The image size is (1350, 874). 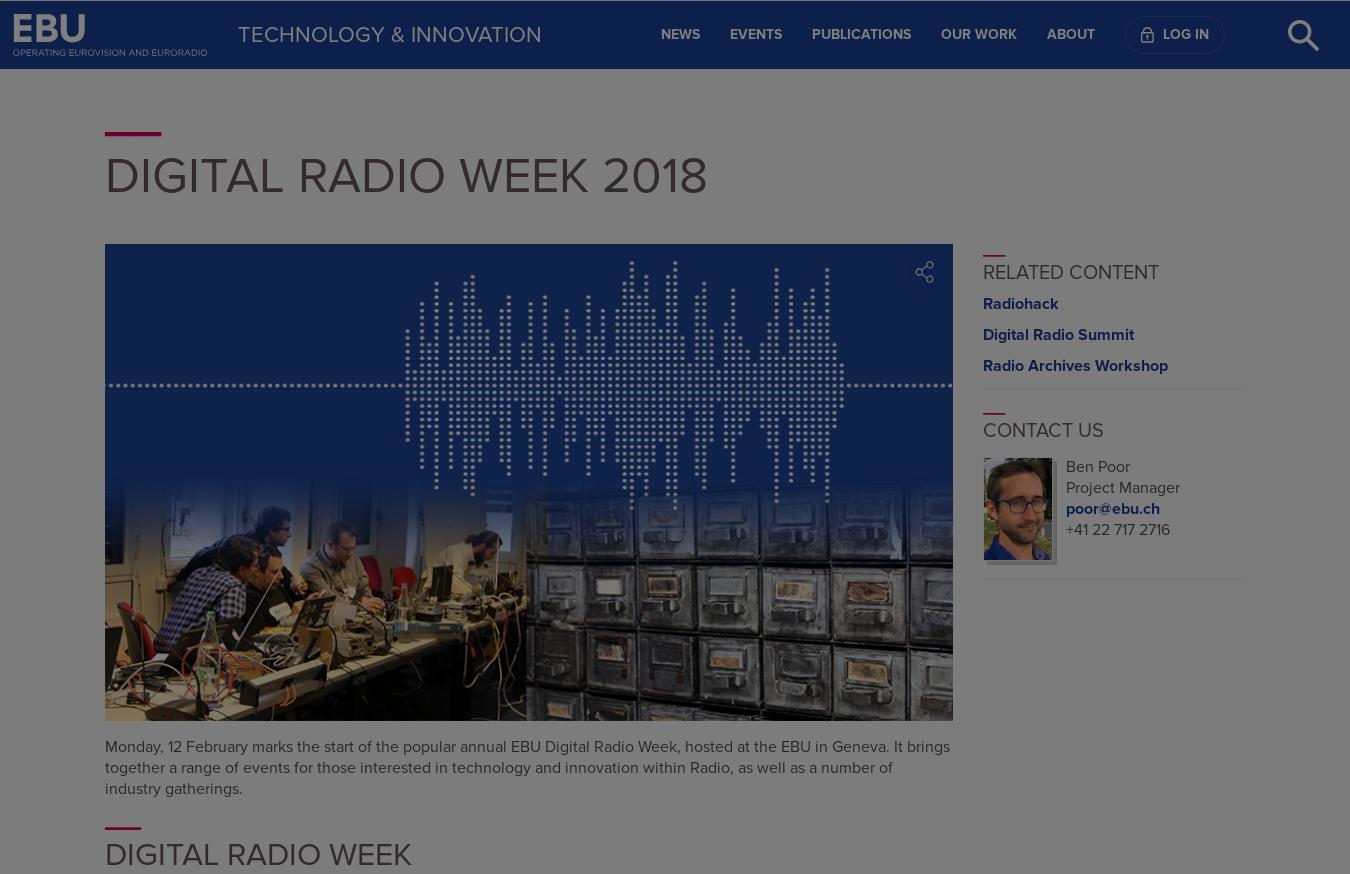 What do you see at coordinates (1042, 430) in the screenshot?
I see `'Contact us'` at bounding box center [1042, 430].